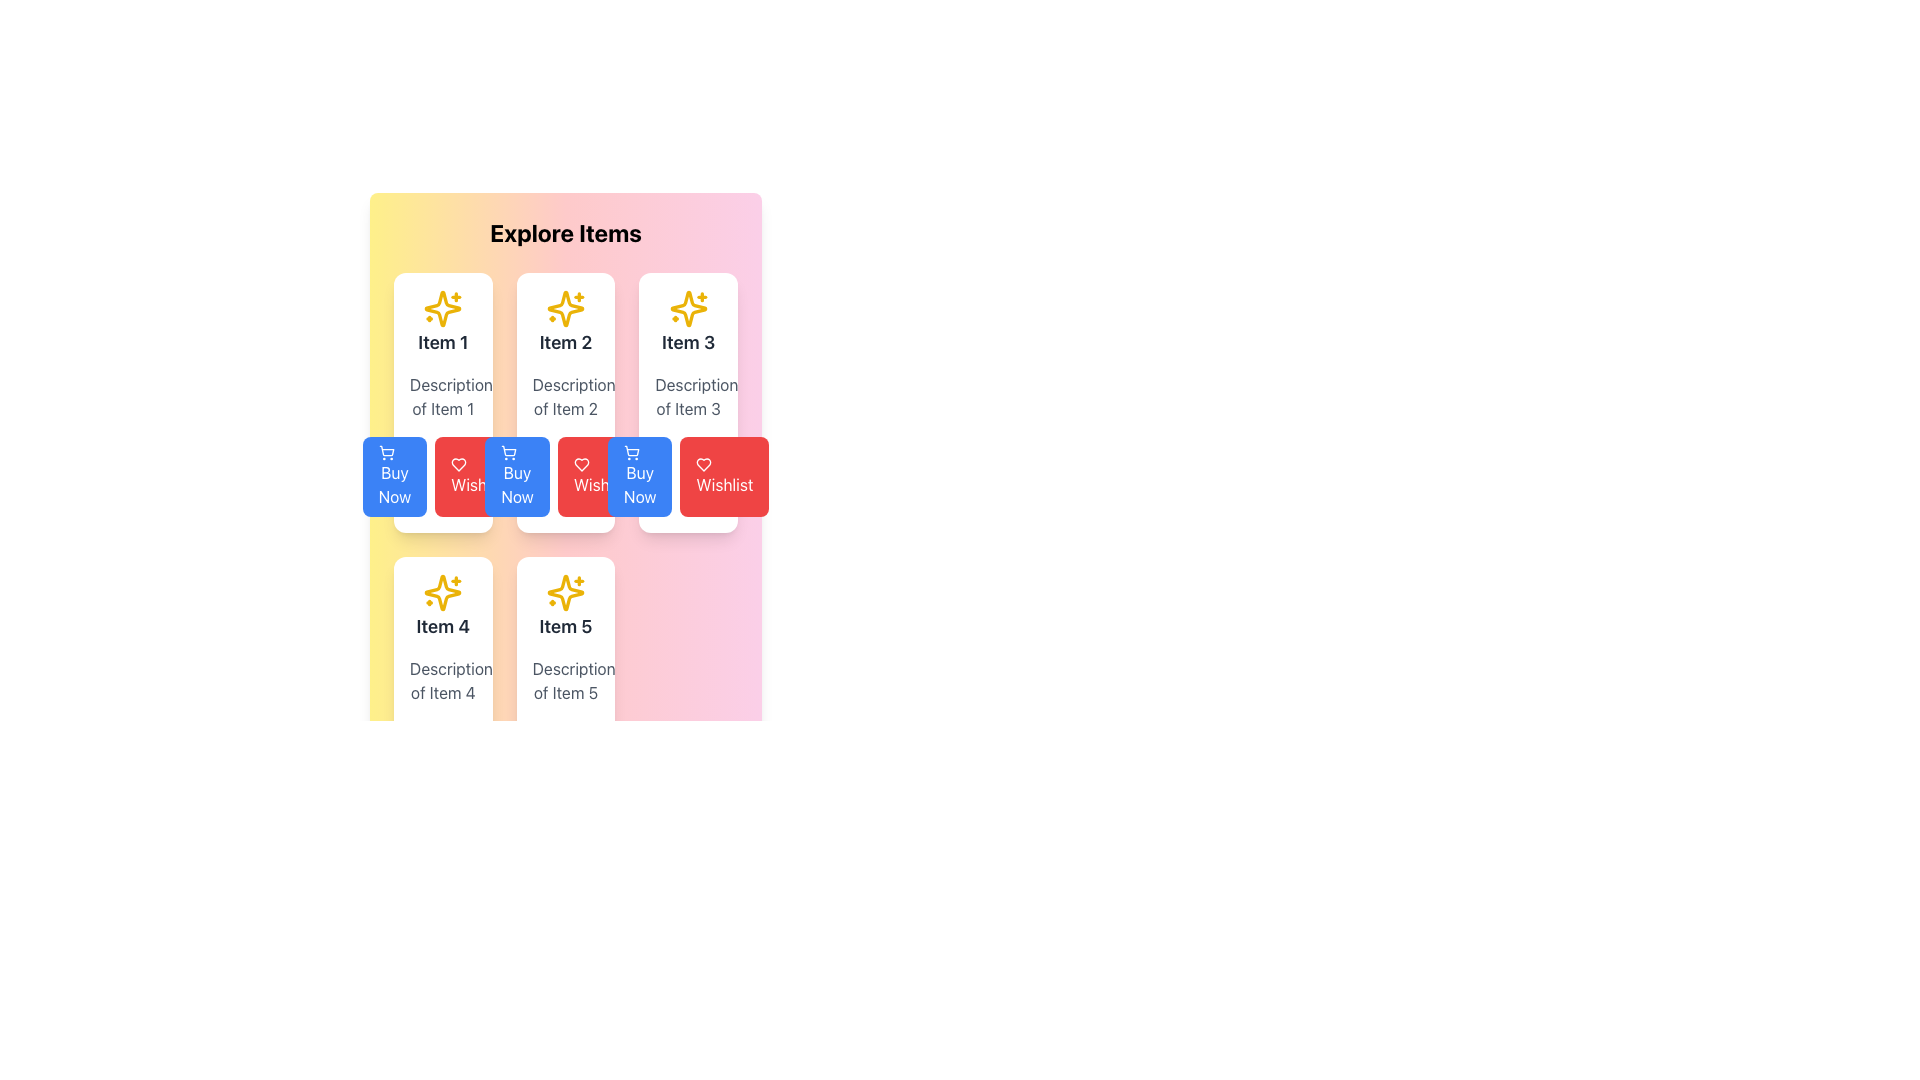  I want to click on the Text Label for 'Item 3', which is the title of the third column in a 2x3 grid of items, positioned below a sparkles icon and above the description and action buttons, so click(688, 342).